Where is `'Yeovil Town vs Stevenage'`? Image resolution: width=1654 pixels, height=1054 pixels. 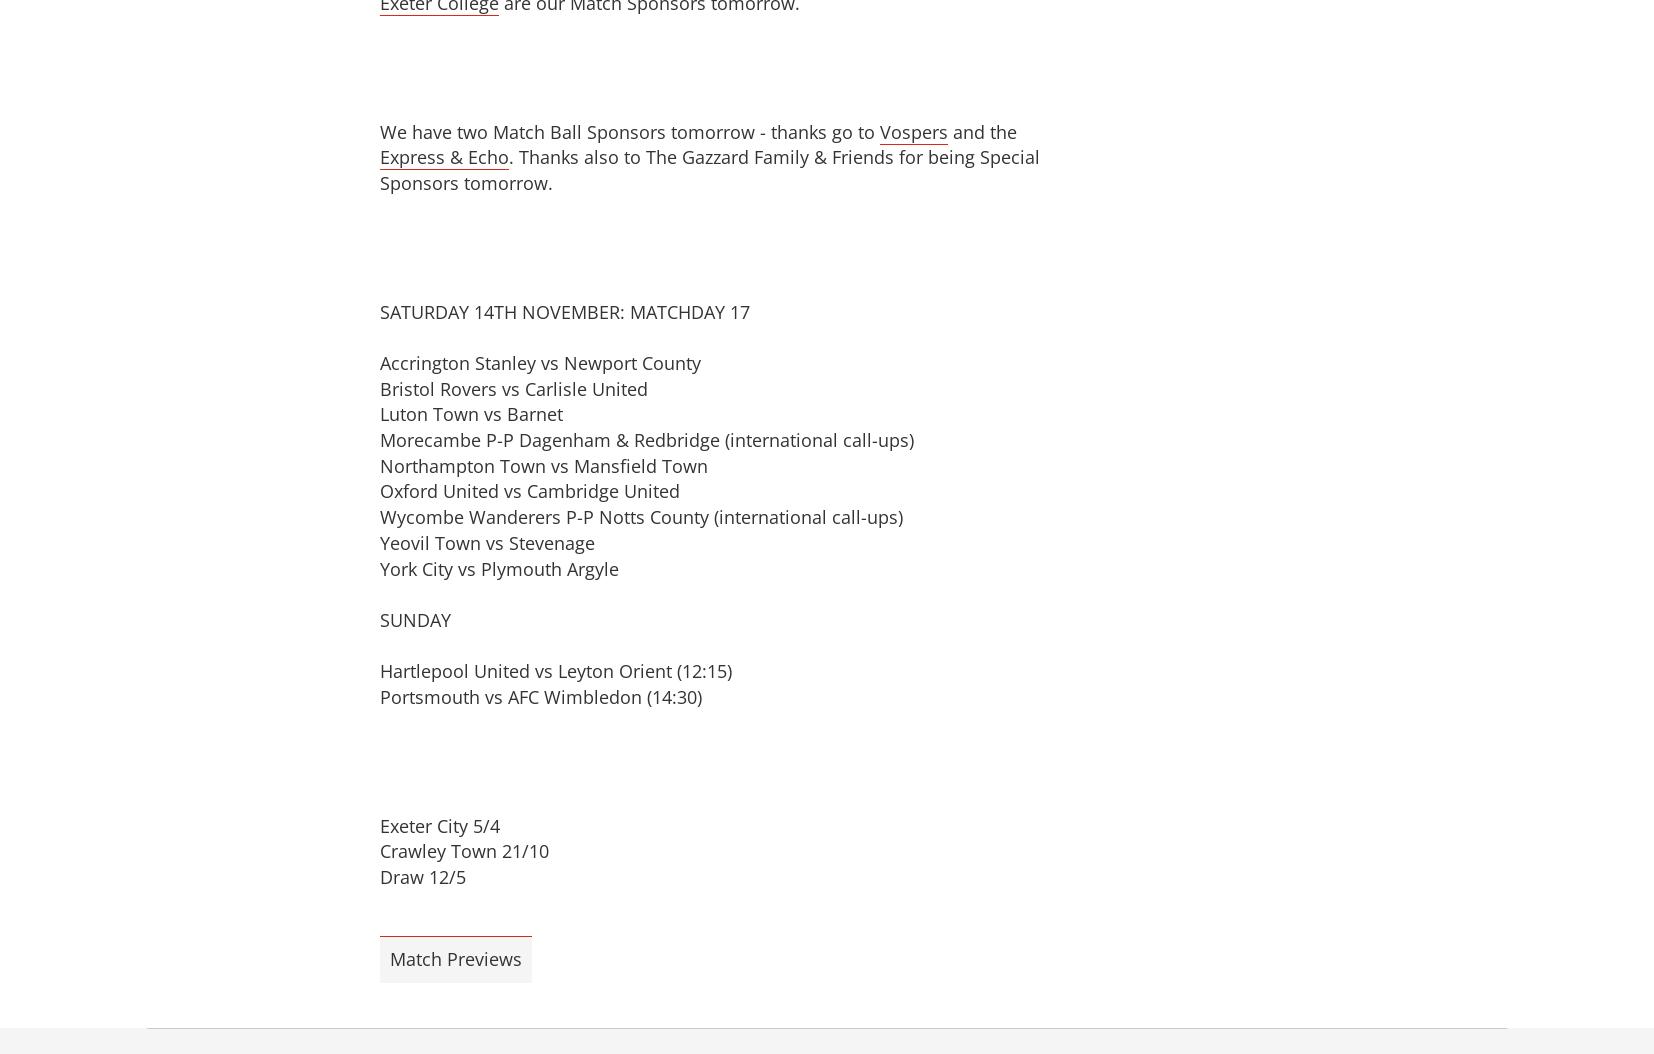
'Yeovil Town vs Stevenage' is located at coordinates (378, 541).